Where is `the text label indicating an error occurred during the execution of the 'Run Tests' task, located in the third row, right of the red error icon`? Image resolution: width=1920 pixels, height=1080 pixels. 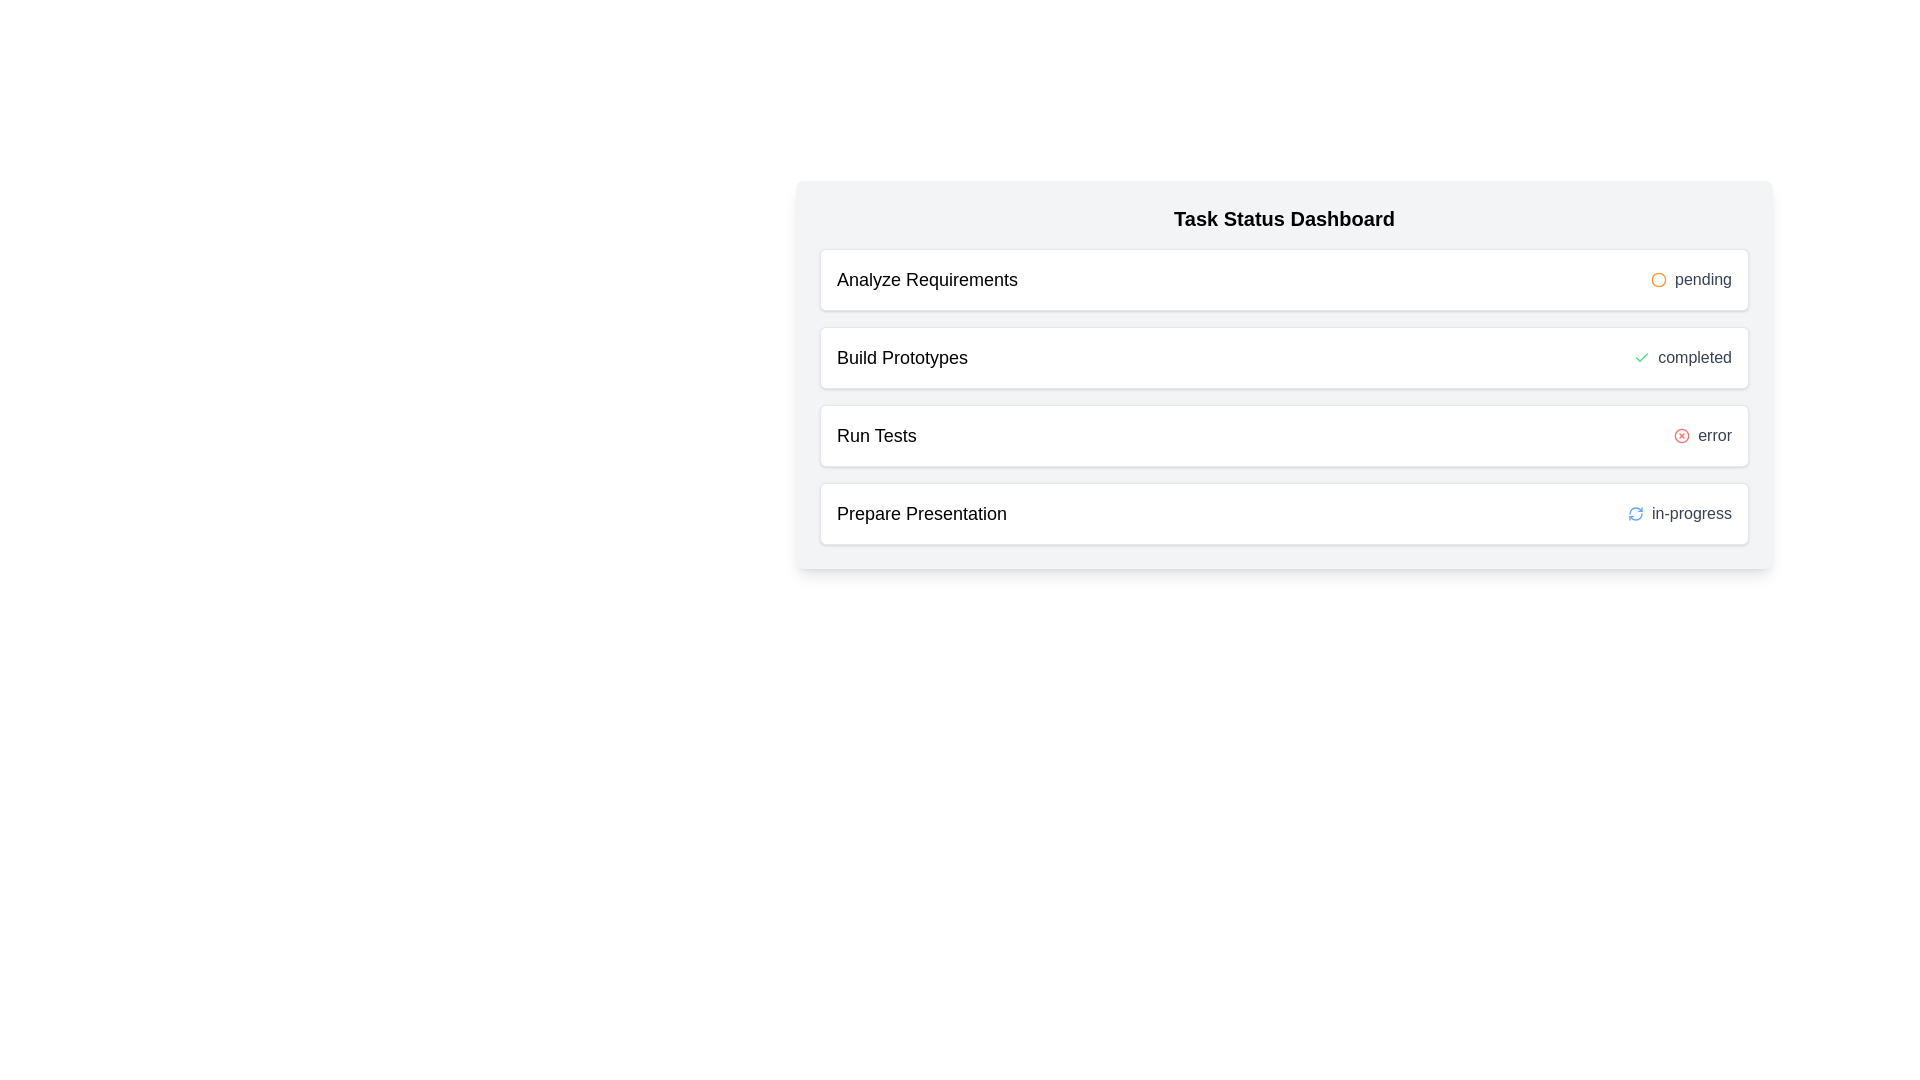
the text label indicating an error occurred during the execution of the 'Run Tests' task, located in the third row, right of the red error icon is located at coordinates (1714, 434).